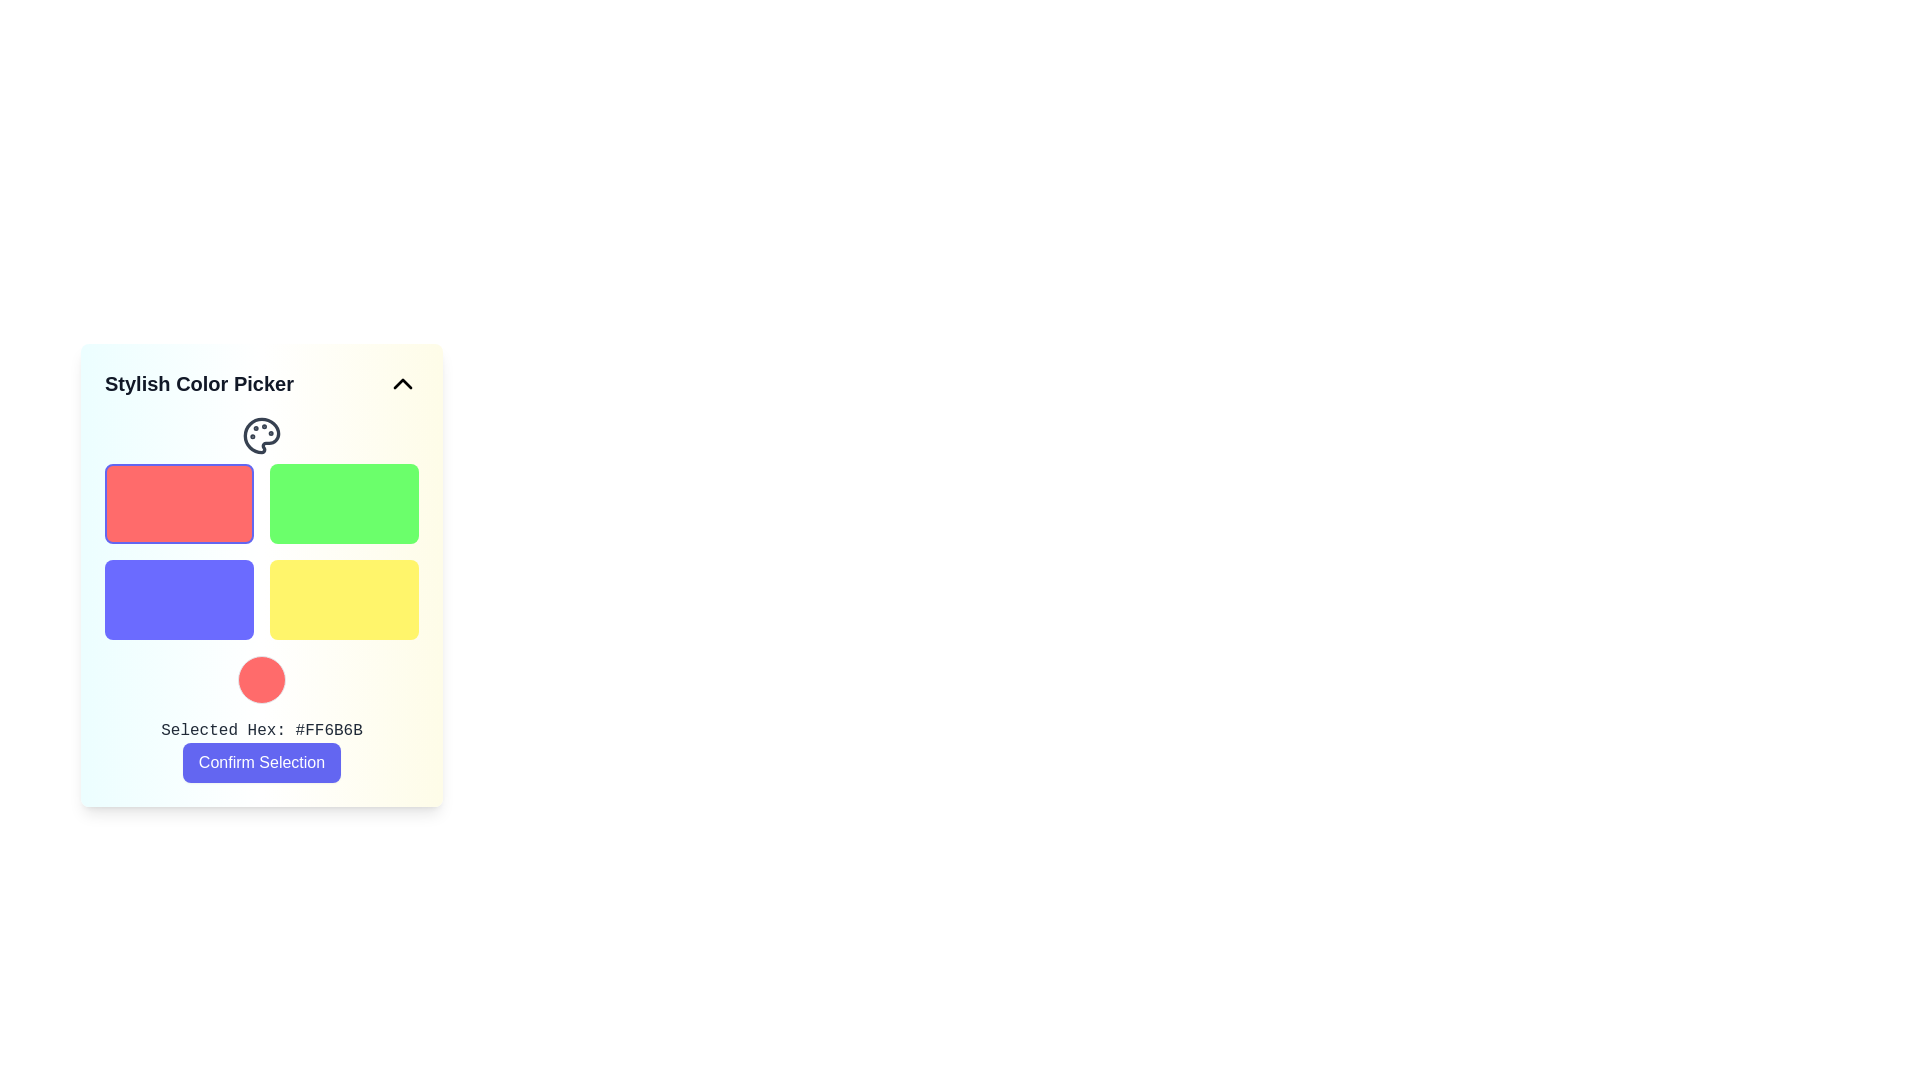 This screenshot has height=1080, width=1920. What do you see at coordinates (179, 599) in the screenshot?
I see `the rectangular button with rounded corners and a solid blue background located in the second row, first column of a 2x2 grid layout within a color picker interface` at bounding box center [179, 599].